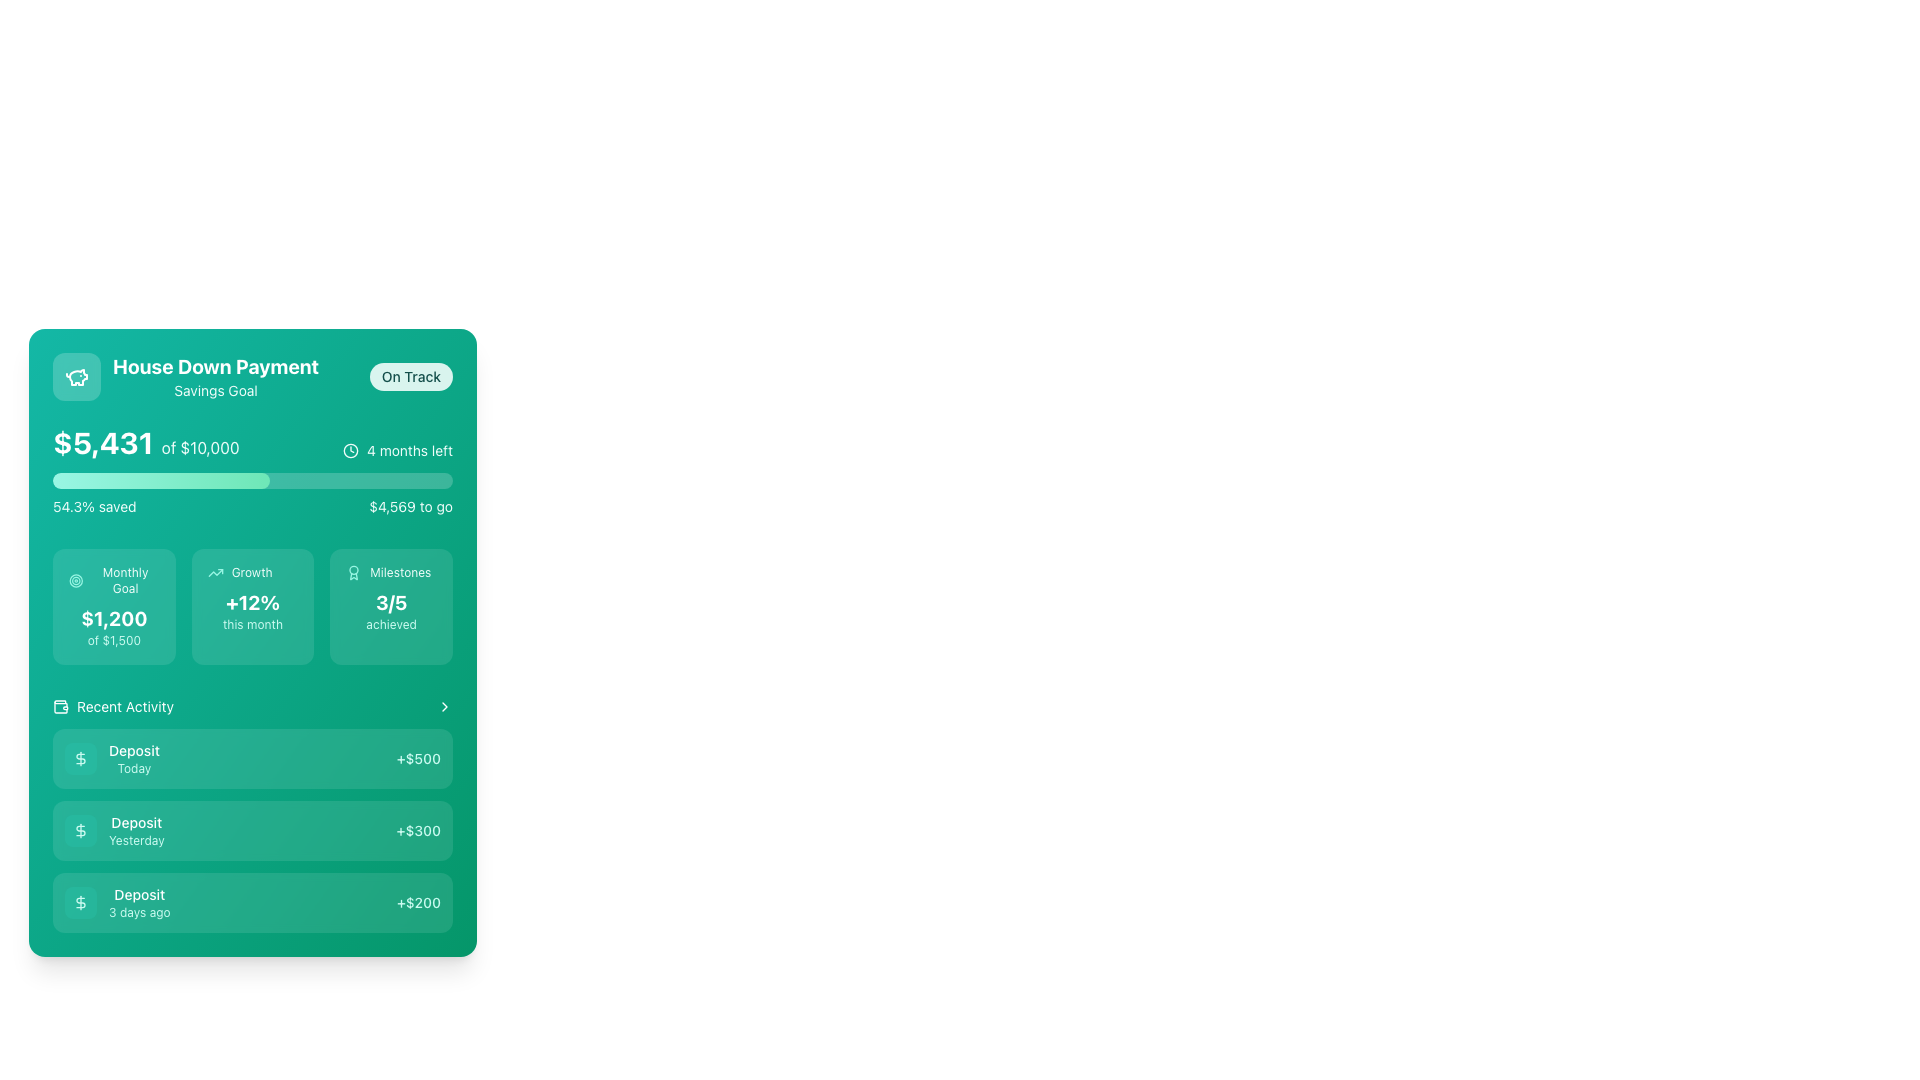  I want to click on the 'Growth' label element, which is a small-sized text in light teal color, located within a structured layout on a green background, positioned near the center of the panel, so click(251, 573).